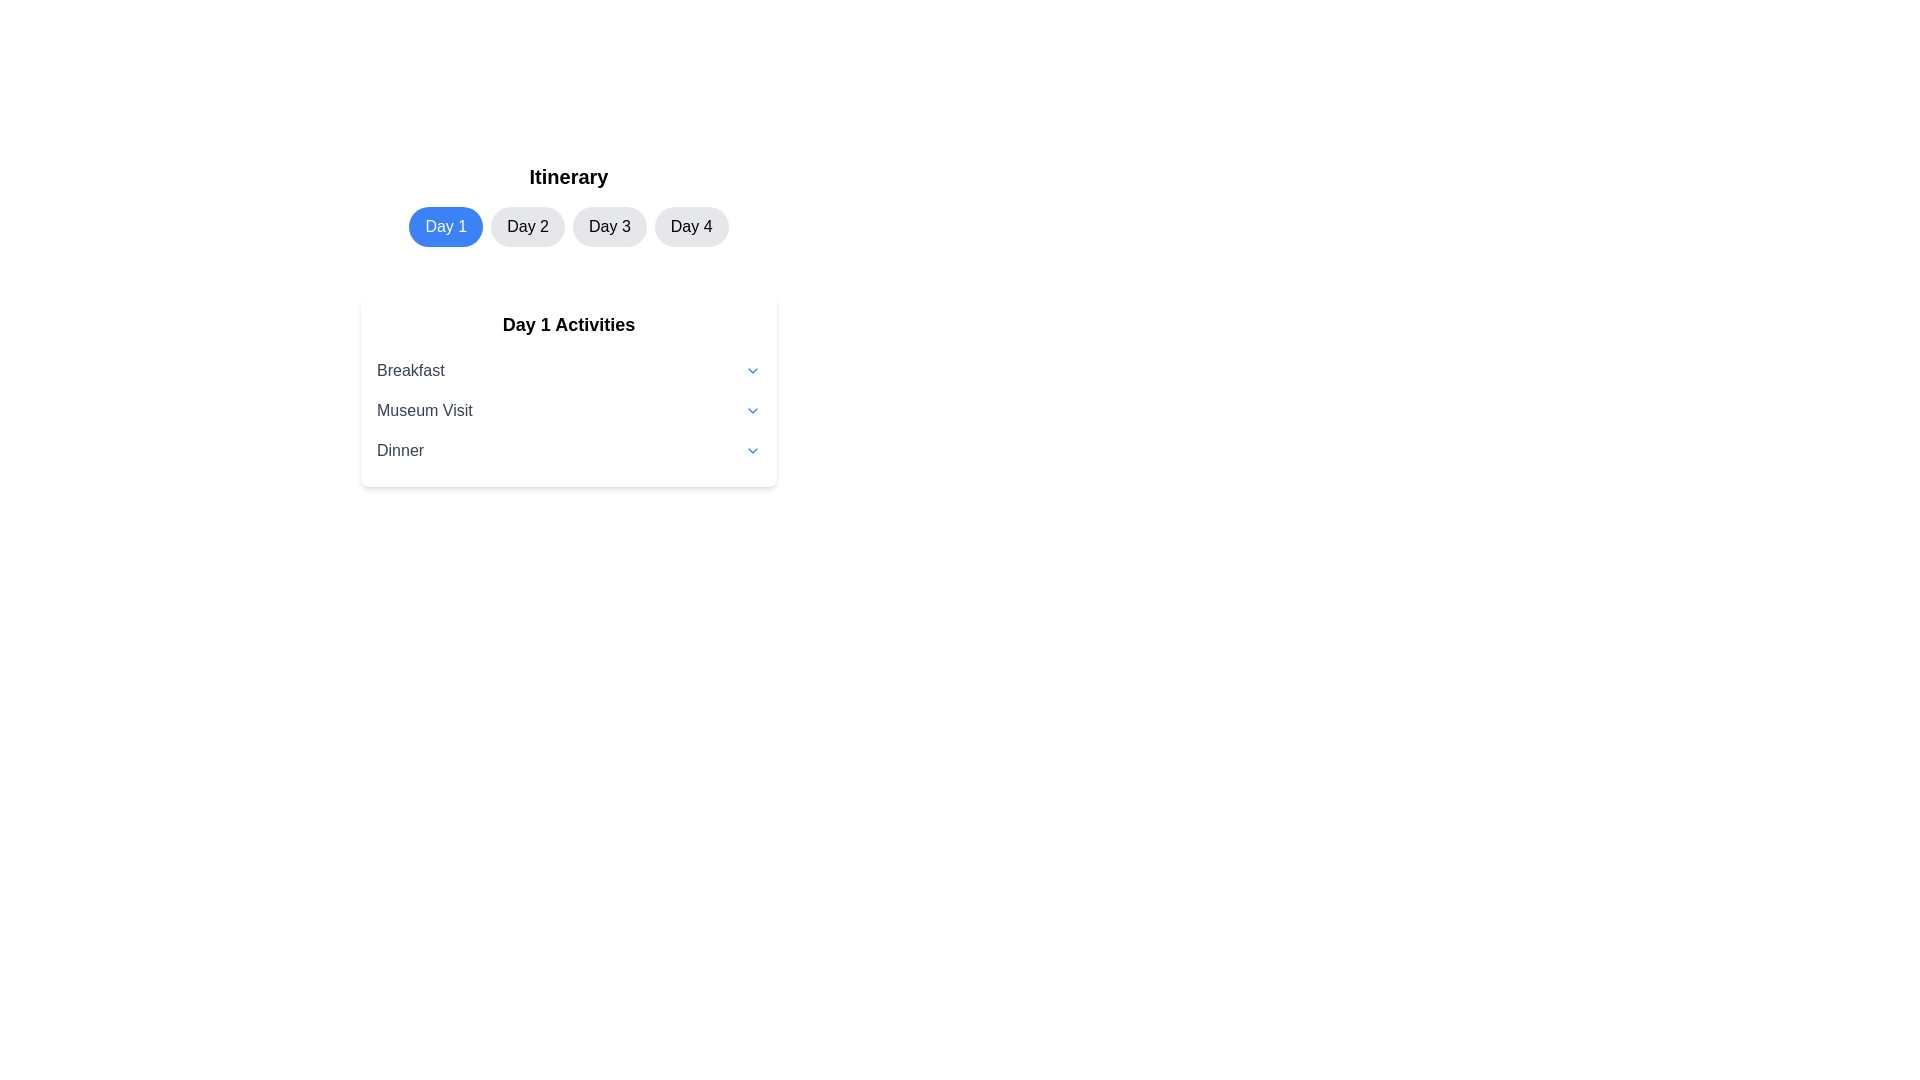 The width and height of the screenshot is (1920, 1080). I want to click on the 'Breakfast' dropdown or collapsible list item located in the 'Day 1 Activities' section under the 'Day 1' tab, so click(568, 370).